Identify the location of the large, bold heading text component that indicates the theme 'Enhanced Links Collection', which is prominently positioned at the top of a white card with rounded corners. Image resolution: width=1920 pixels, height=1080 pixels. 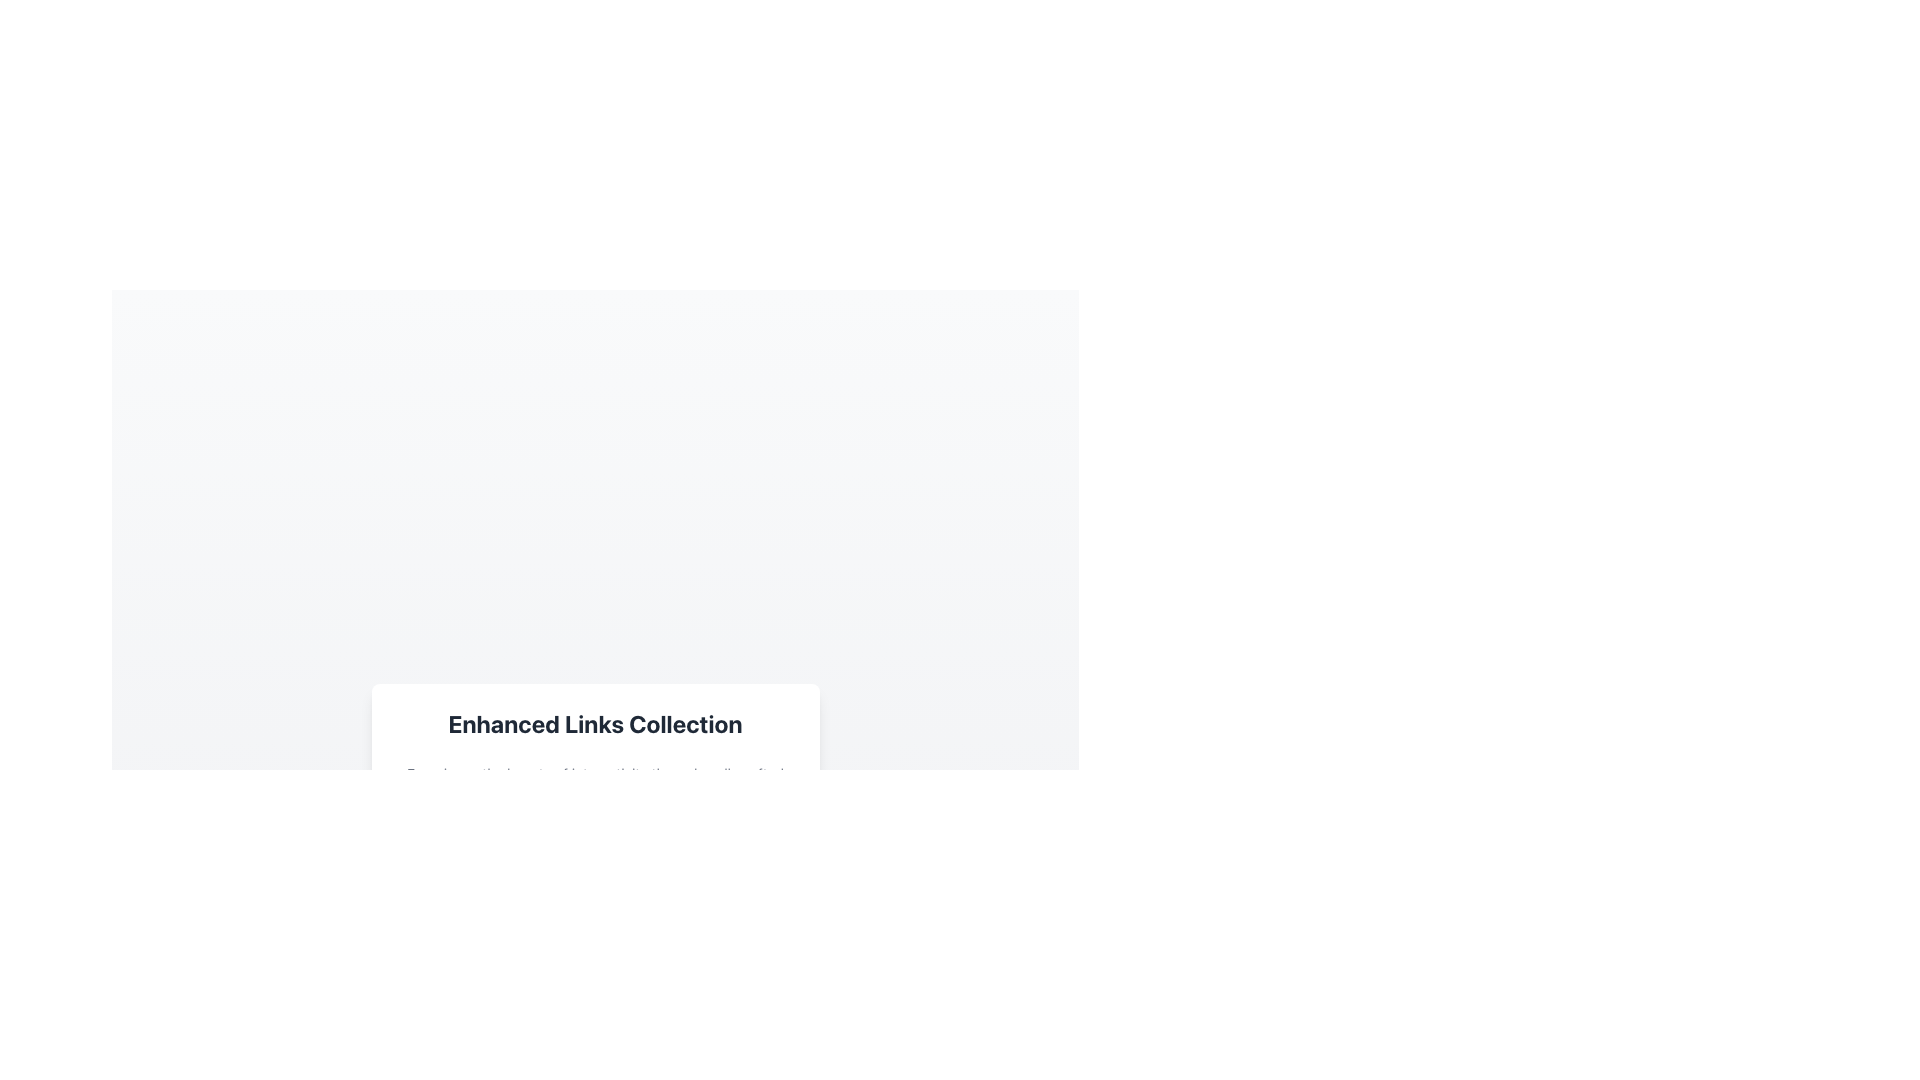
(594, 724).